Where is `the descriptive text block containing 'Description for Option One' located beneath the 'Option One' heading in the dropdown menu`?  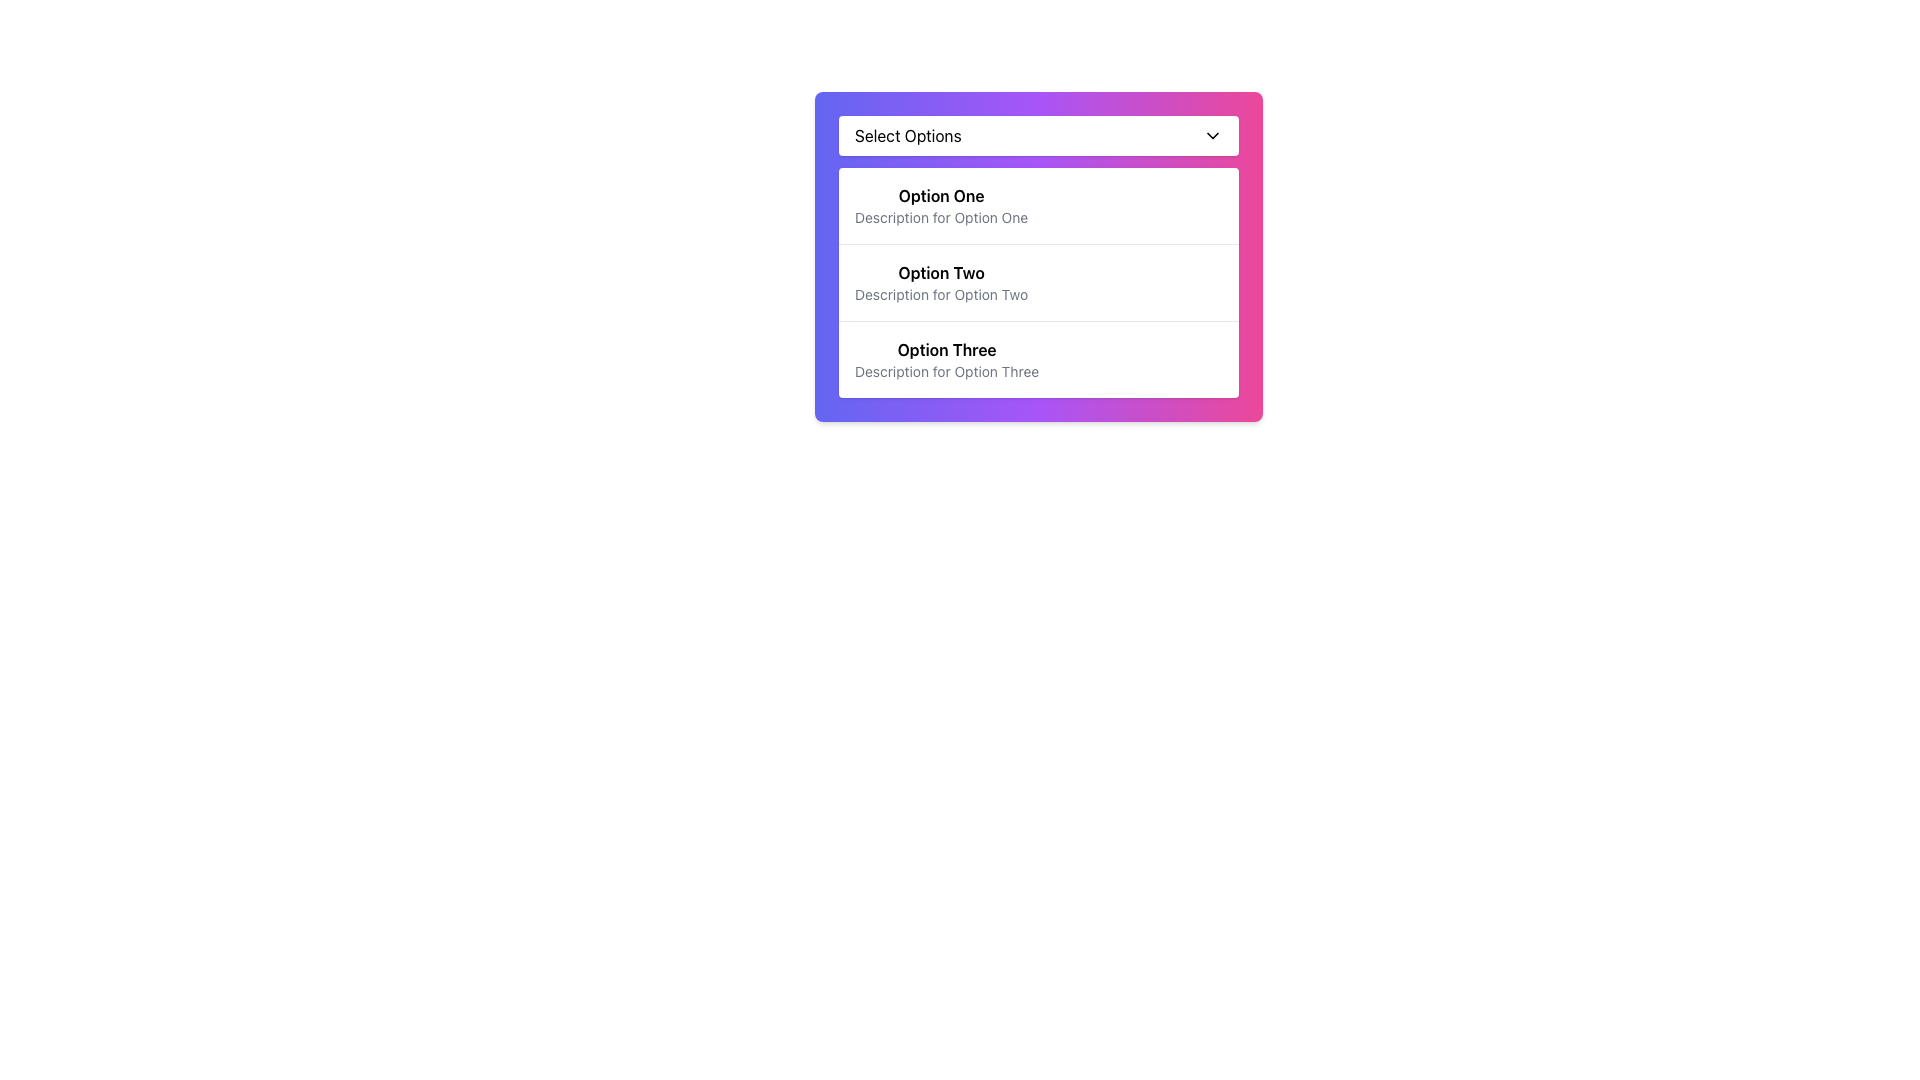 the descriptive text block containing 'Description for Option One' located beneath the 'Option One' heading in the dropdown menu is located at coordinates (940, 218).